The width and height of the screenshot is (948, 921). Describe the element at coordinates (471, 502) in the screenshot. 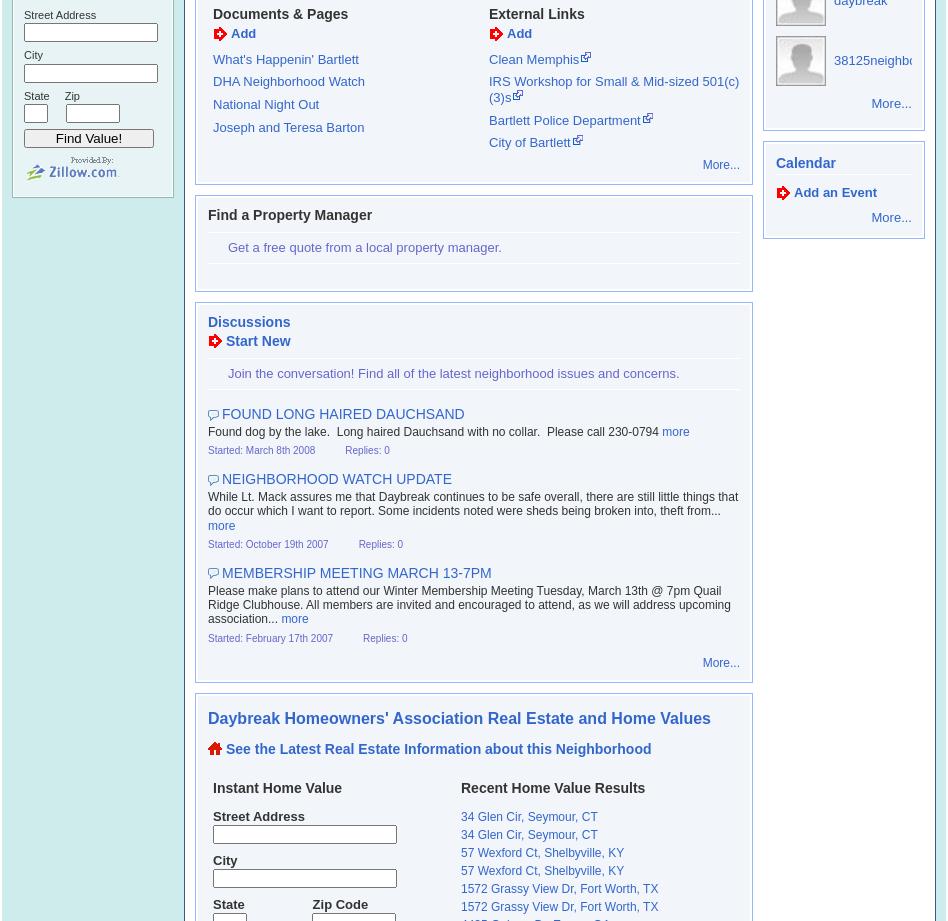

I see `'While Lt. Mack assures me that Daybreak continues to be safe overall, there are still little things that do occur which I want to report. Some incidents noted were sheds being broken into, theft from...'` at that location.